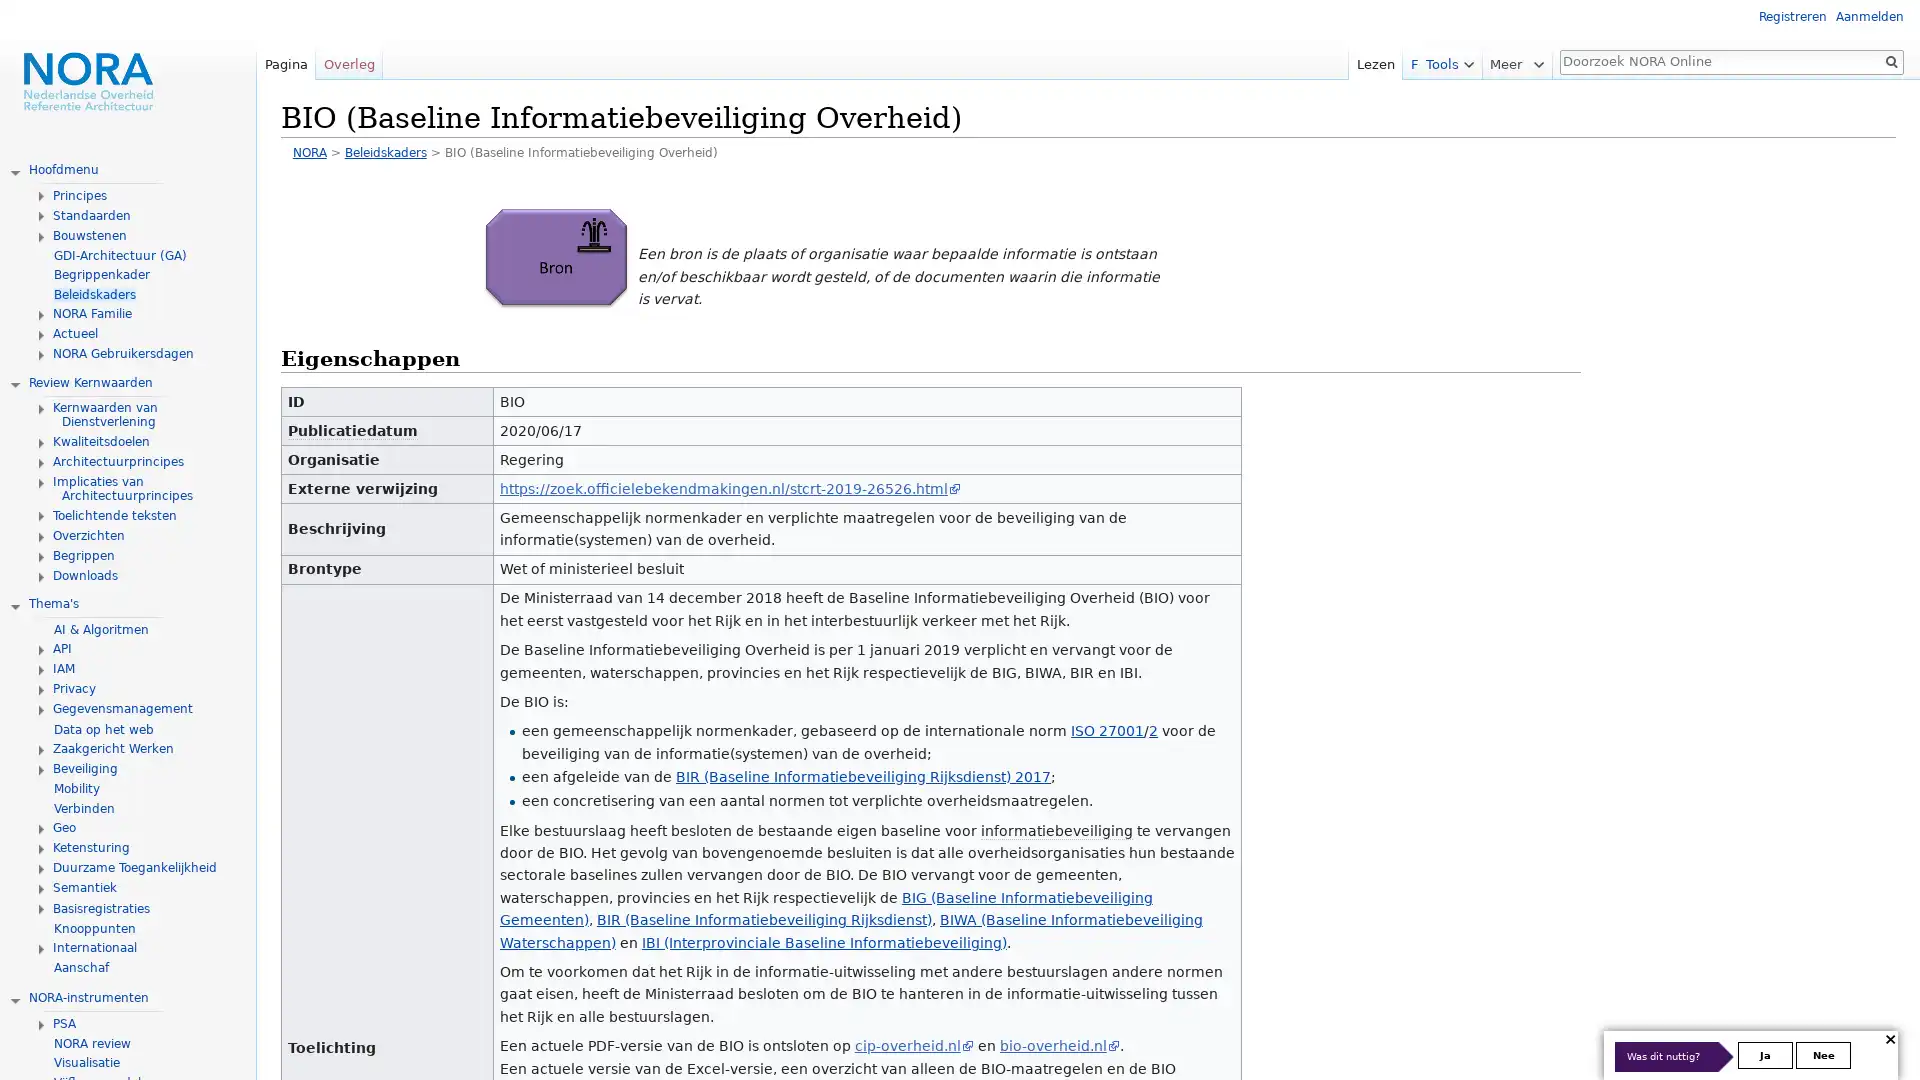  Describe the element at coordinates (1823, 1054) in the screenshot. I see `Nee` at that location.